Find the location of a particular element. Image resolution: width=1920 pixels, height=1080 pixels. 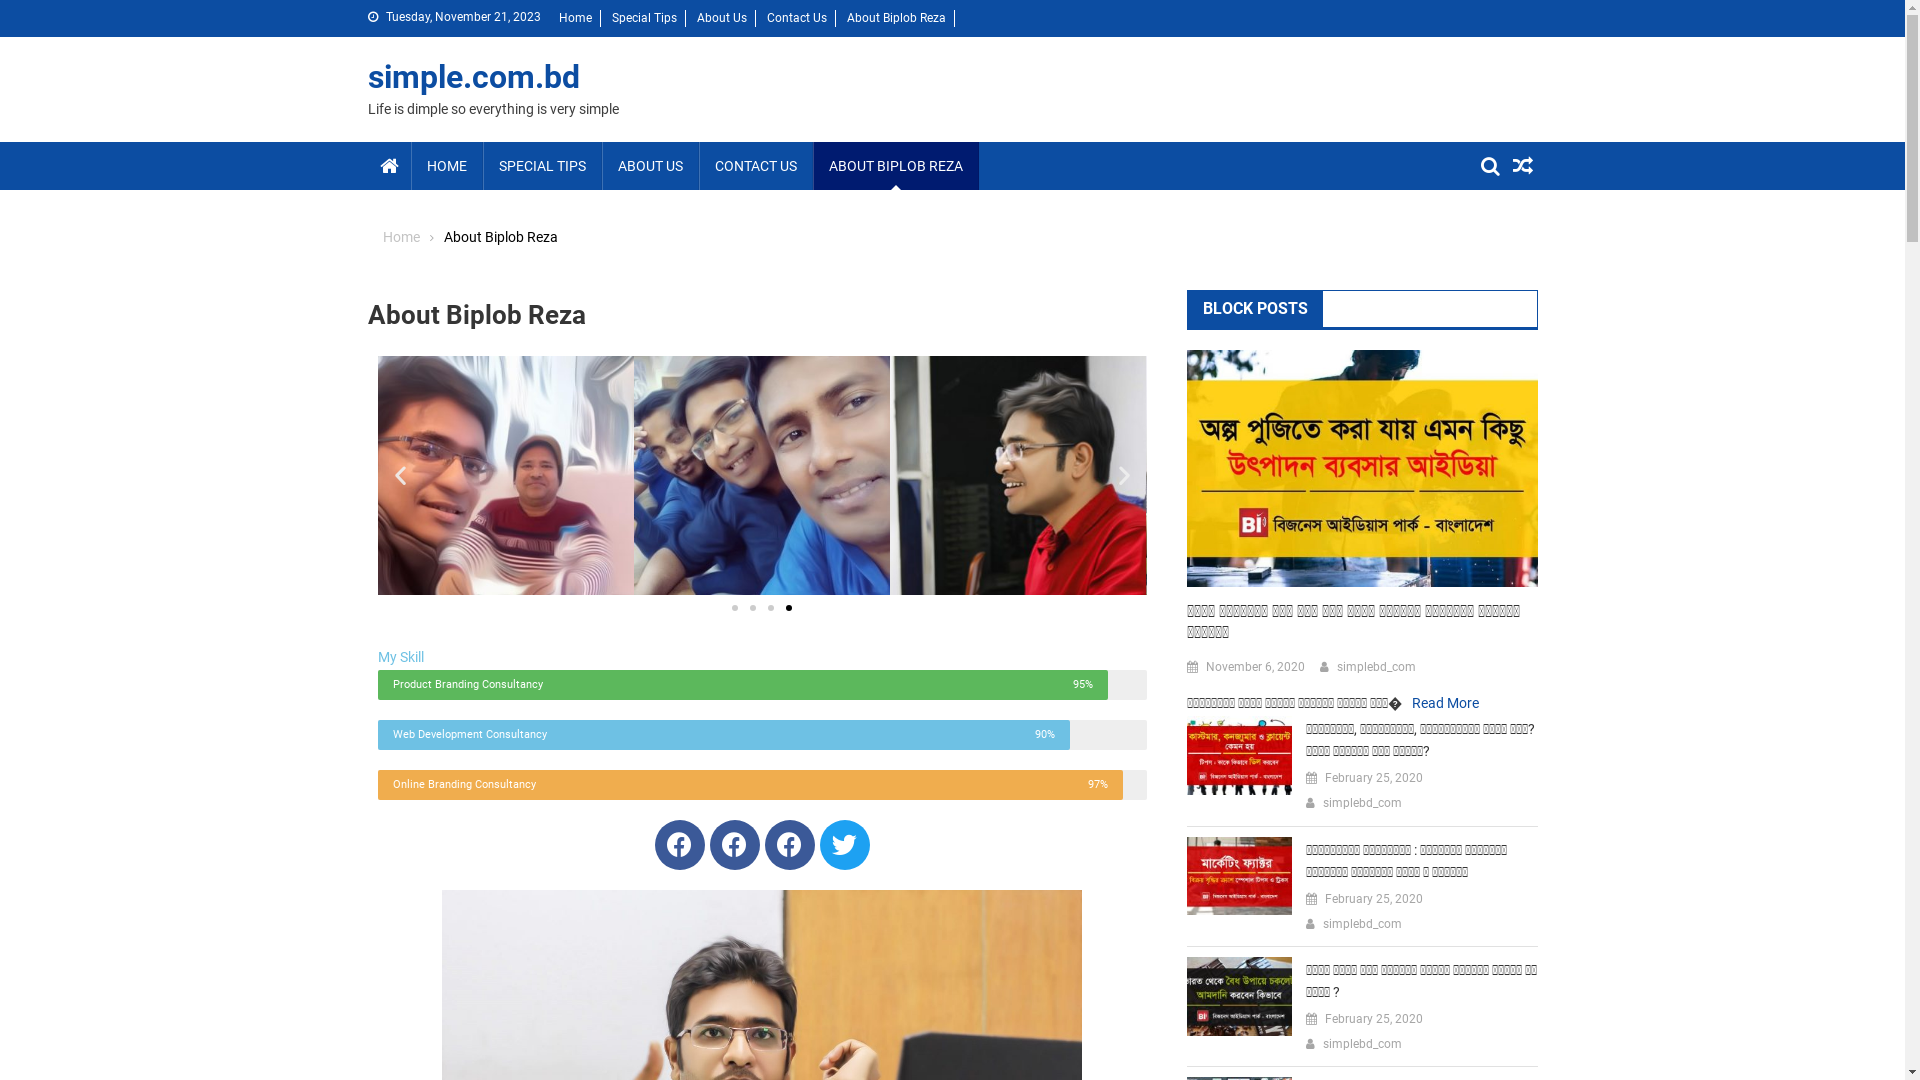

'simple.com.bd' is located at coordinates (473, 76).